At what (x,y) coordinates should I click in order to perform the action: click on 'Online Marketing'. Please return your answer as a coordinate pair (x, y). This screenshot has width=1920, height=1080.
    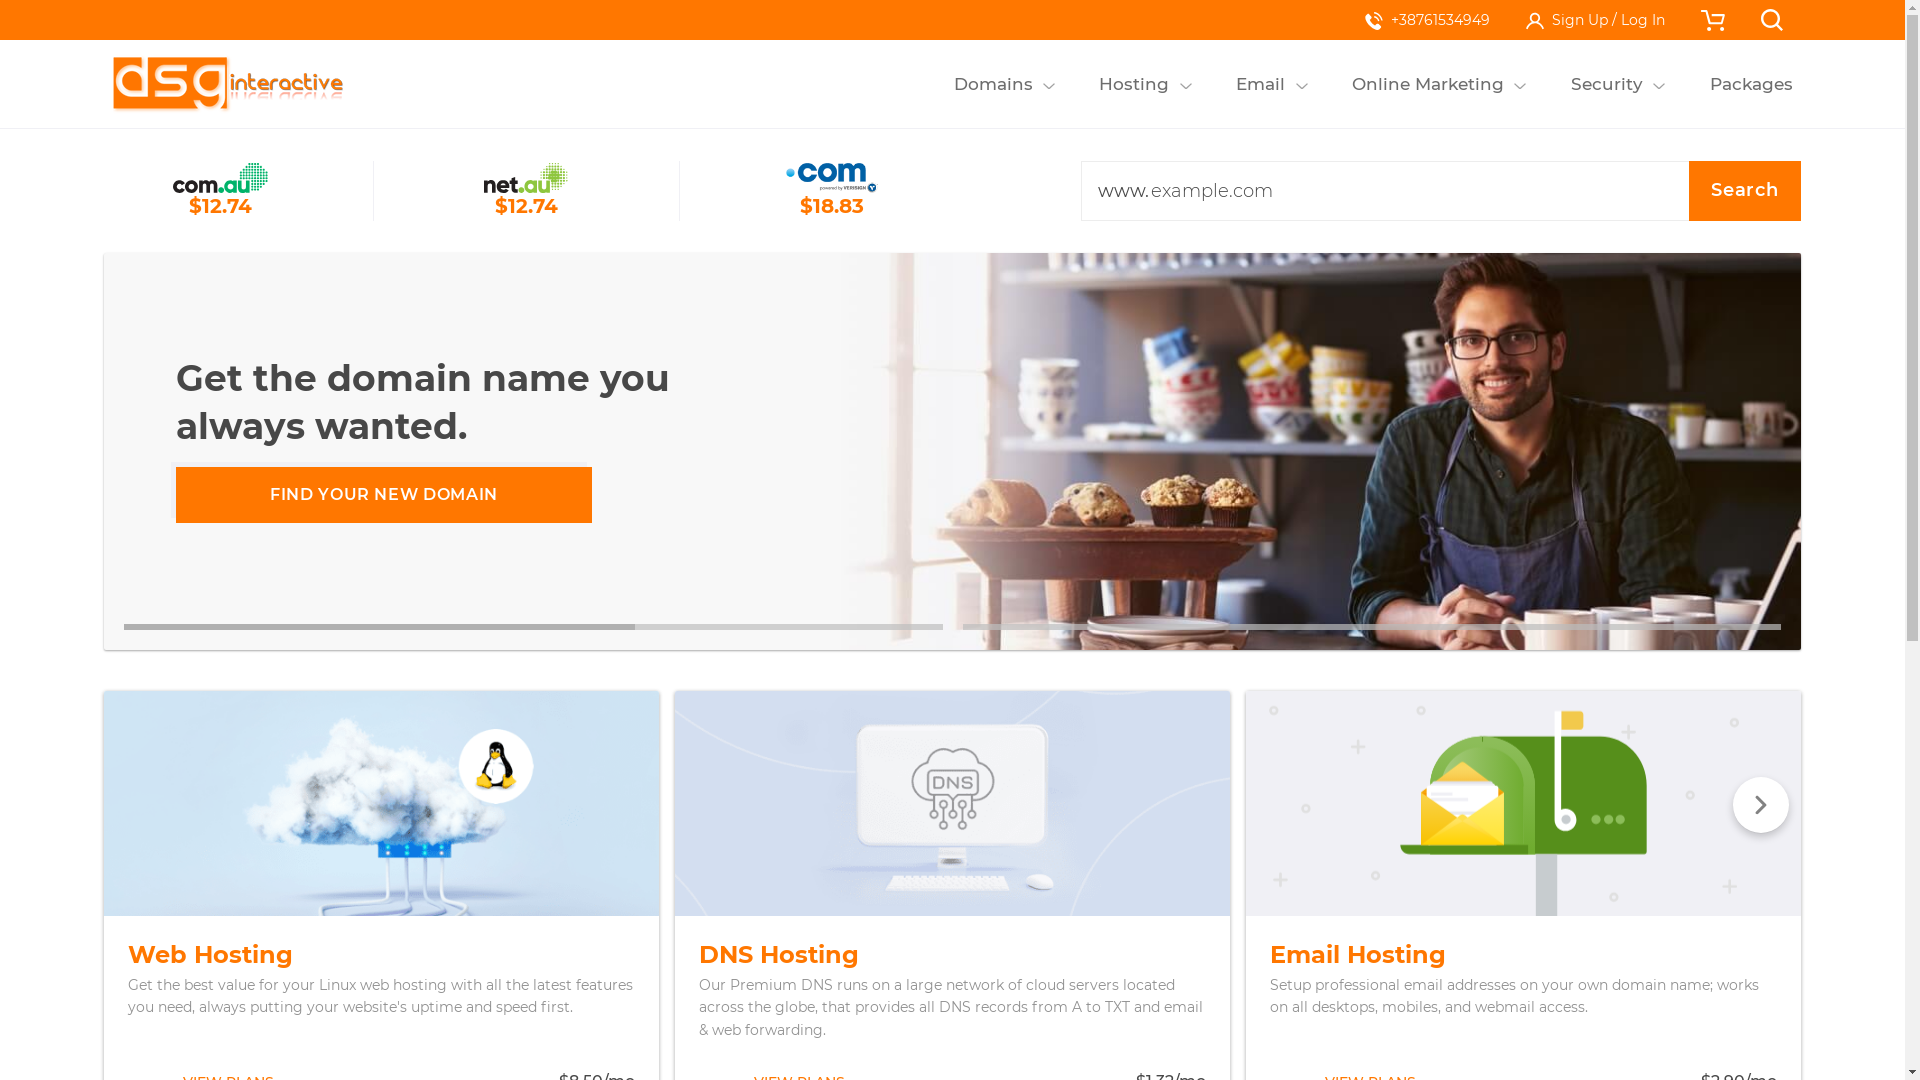
    Looking at the image, I should click on (1427, 83).